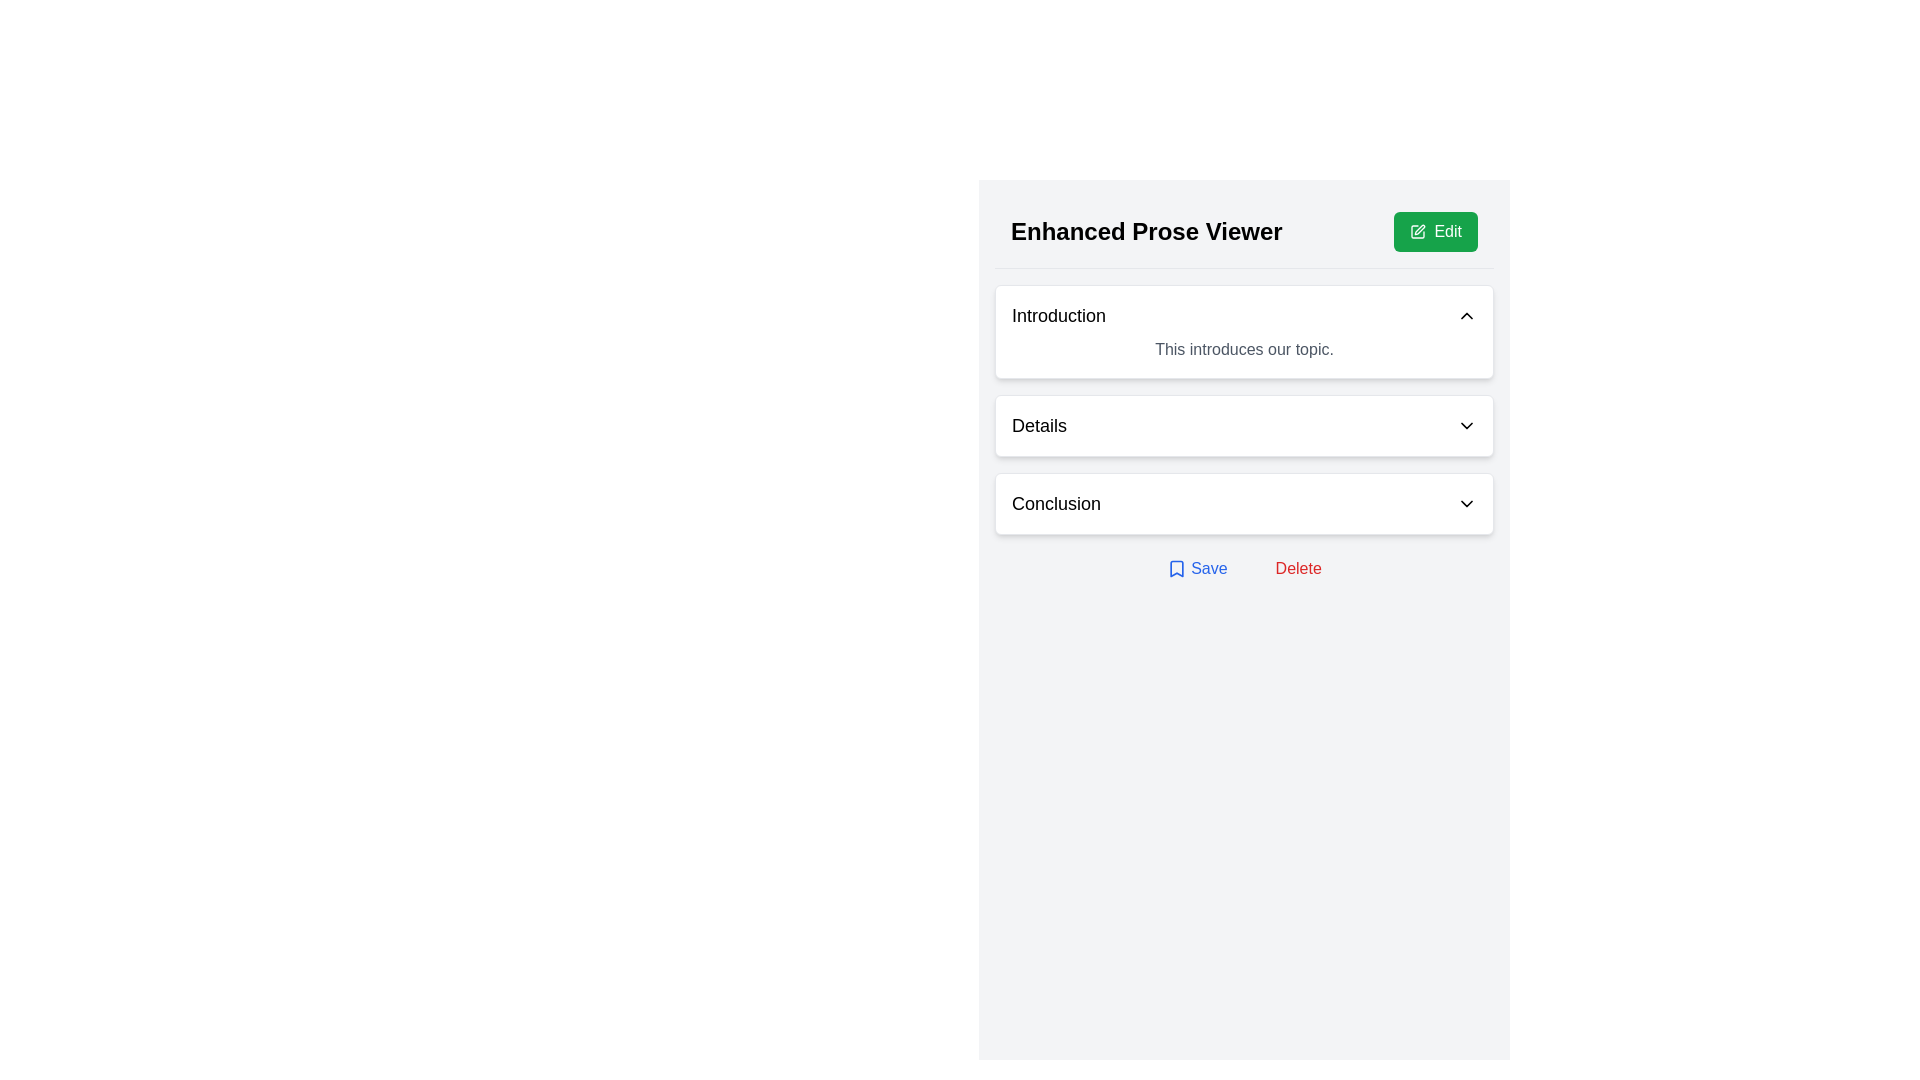  Describe the element at coordinates (1467, 503) in the screenshot. I see `the SVG icon located to the right of the 'Conclusion' text` at that location.